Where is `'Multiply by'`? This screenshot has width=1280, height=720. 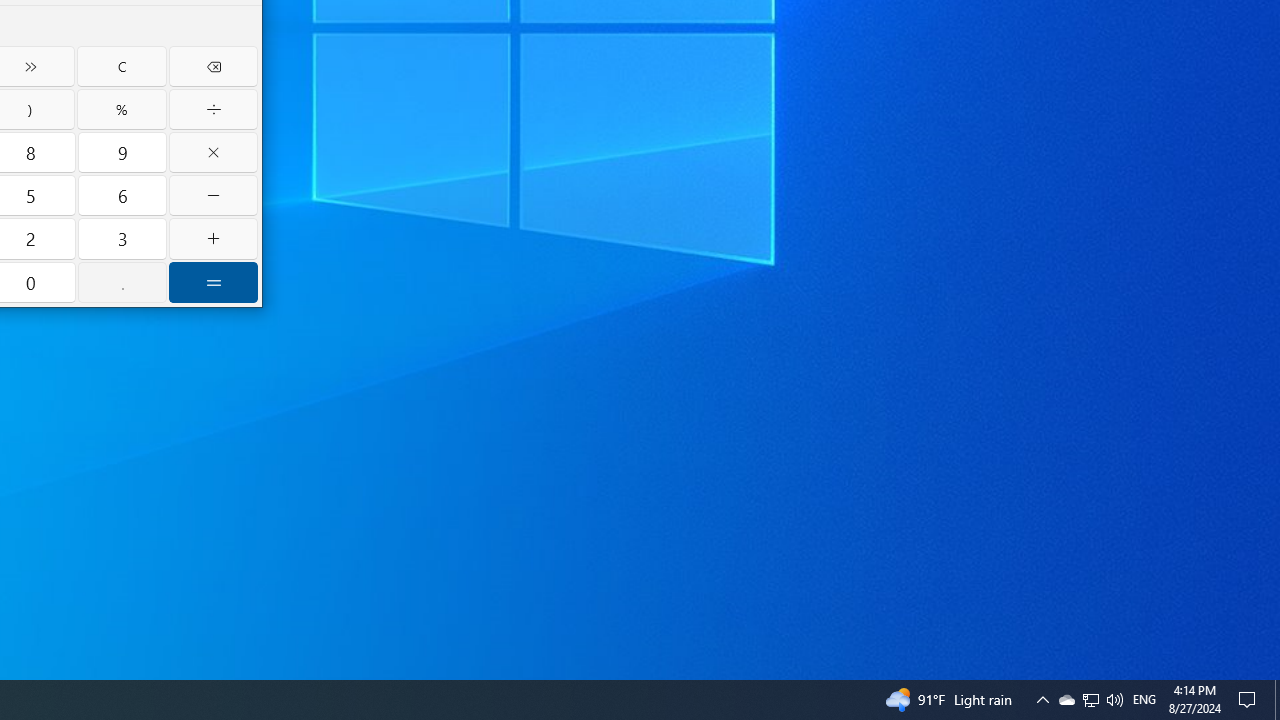
'Multiply by' is located at coordinates (213, 151).